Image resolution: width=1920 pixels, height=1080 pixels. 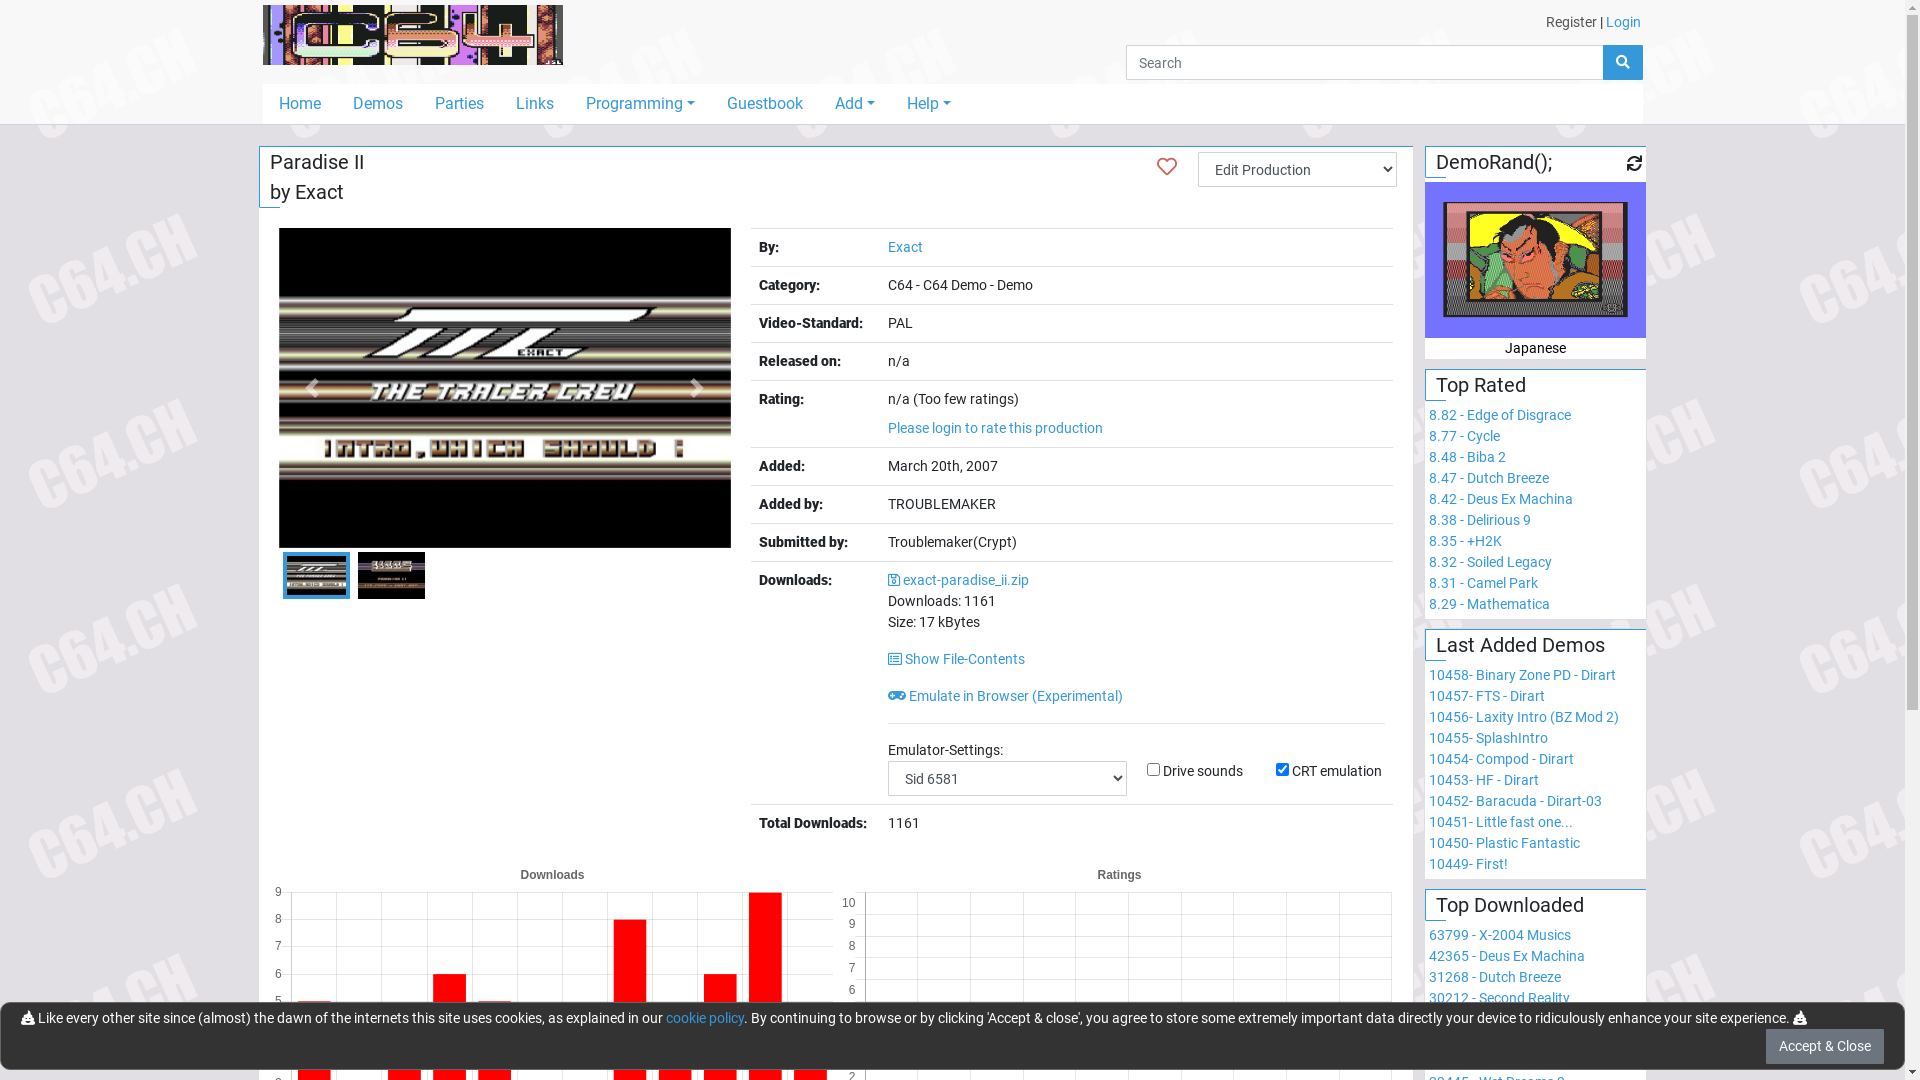 What do you see at coordinates (1501, 759) in the screenshot?
I see `'10454- Compod - Dirart'` at bounding box center [1501, 759].